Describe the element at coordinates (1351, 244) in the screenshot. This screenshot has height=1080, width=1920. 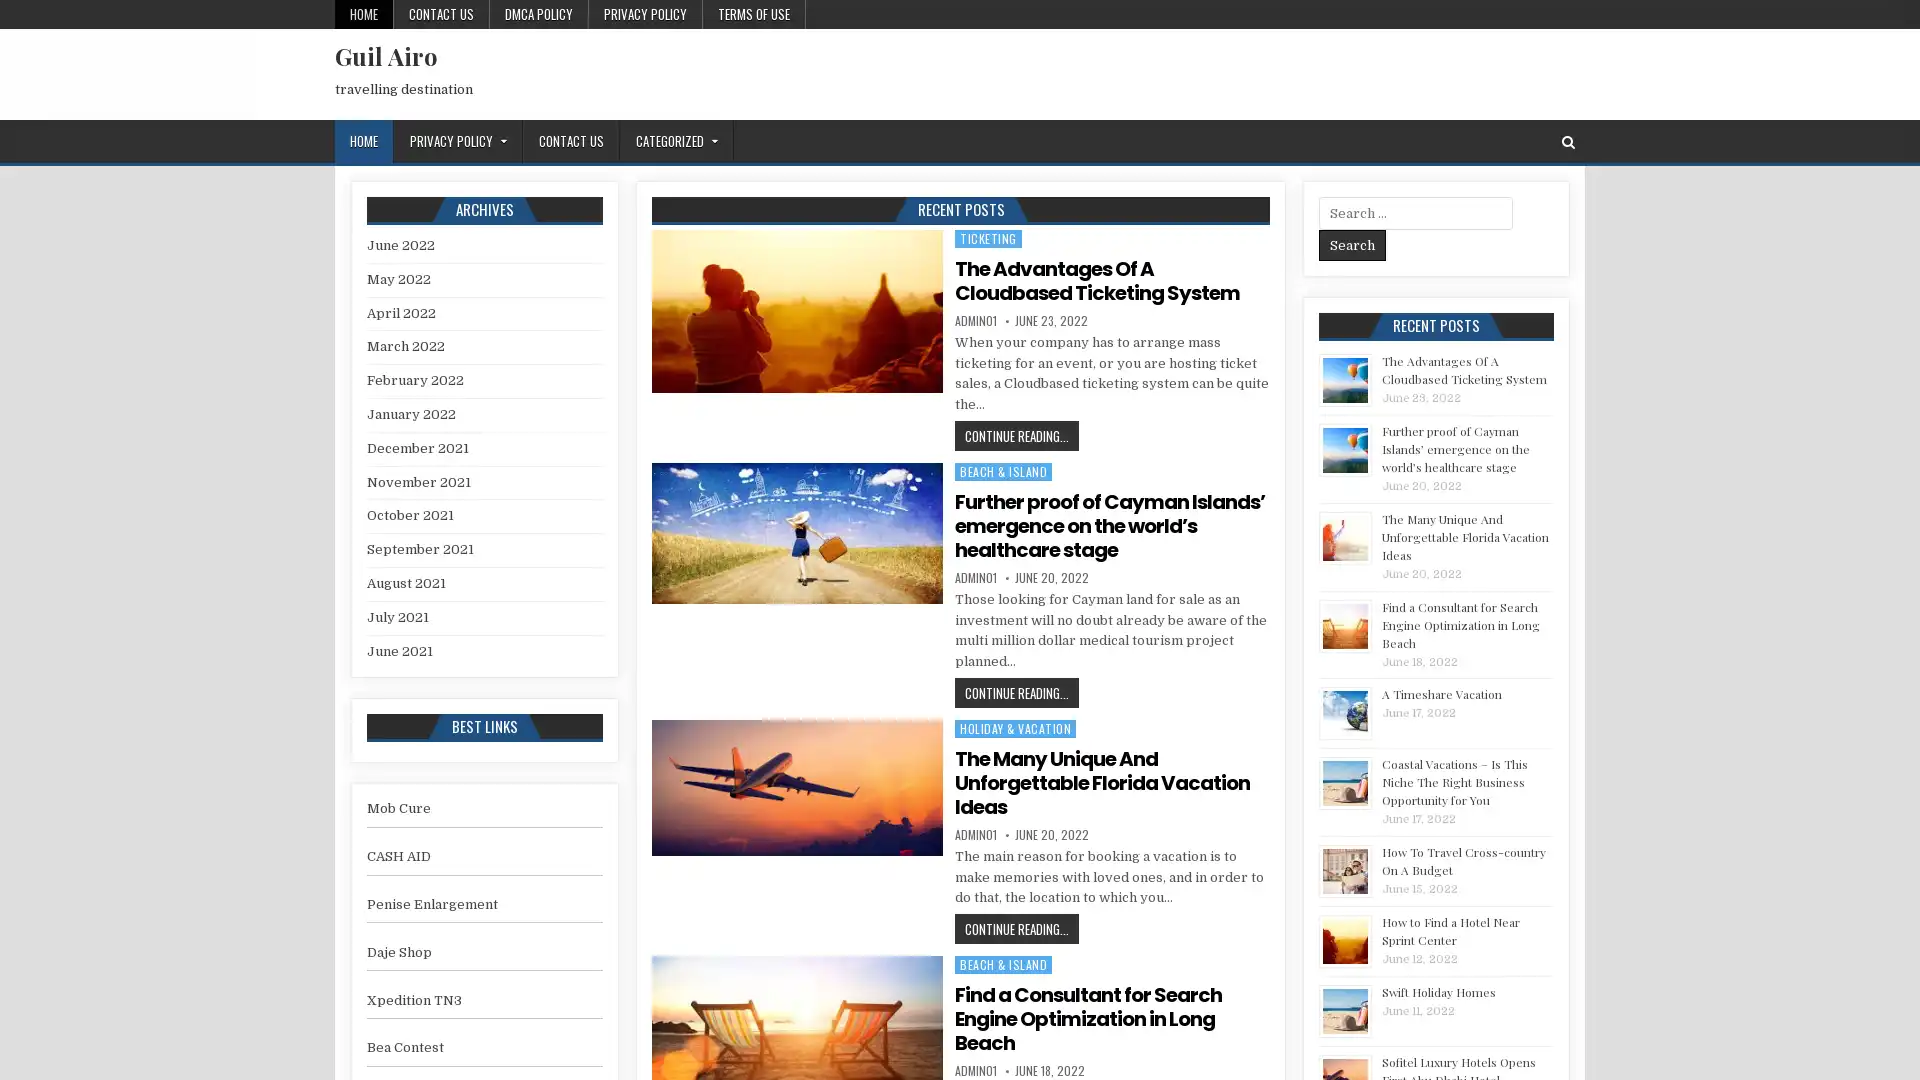
I see `Search` at that location.